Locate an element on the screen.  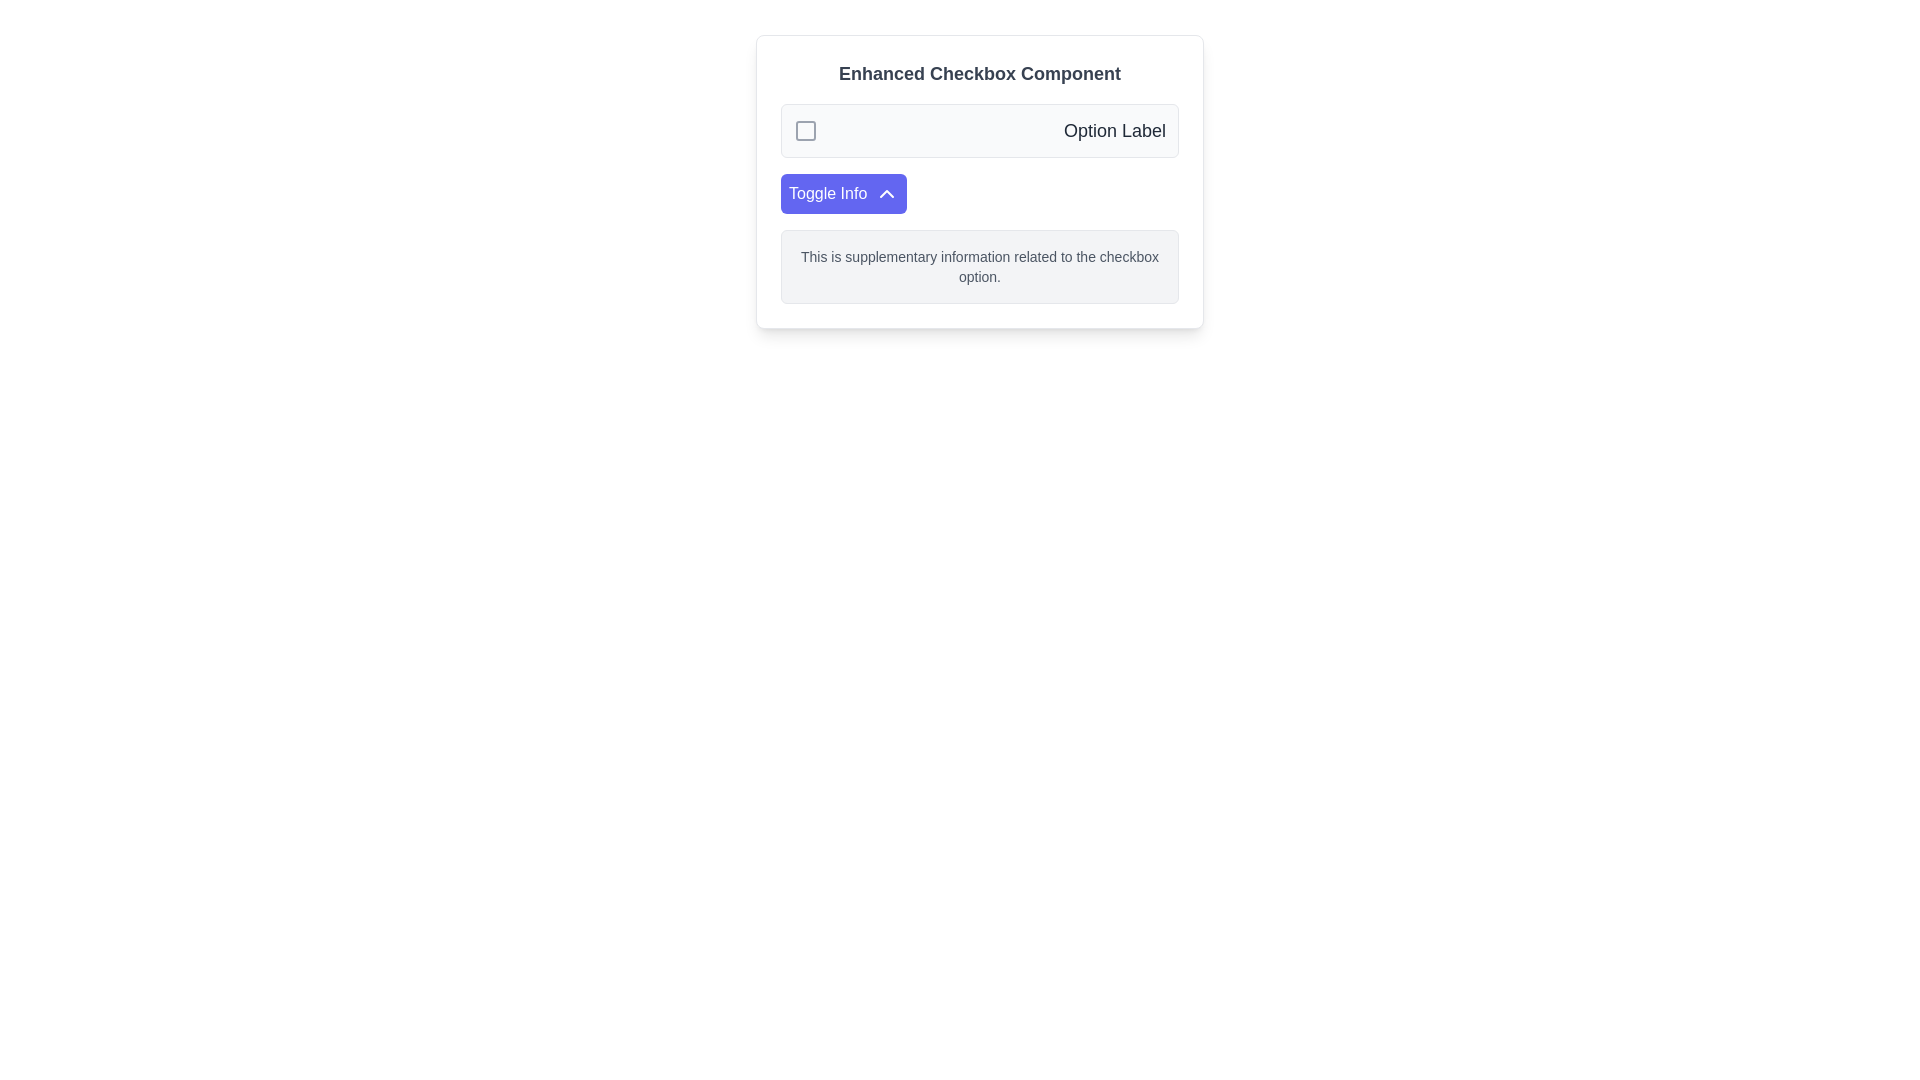
the button located below the 'Option Label' checkbox area is located at coordinates (844, 193).